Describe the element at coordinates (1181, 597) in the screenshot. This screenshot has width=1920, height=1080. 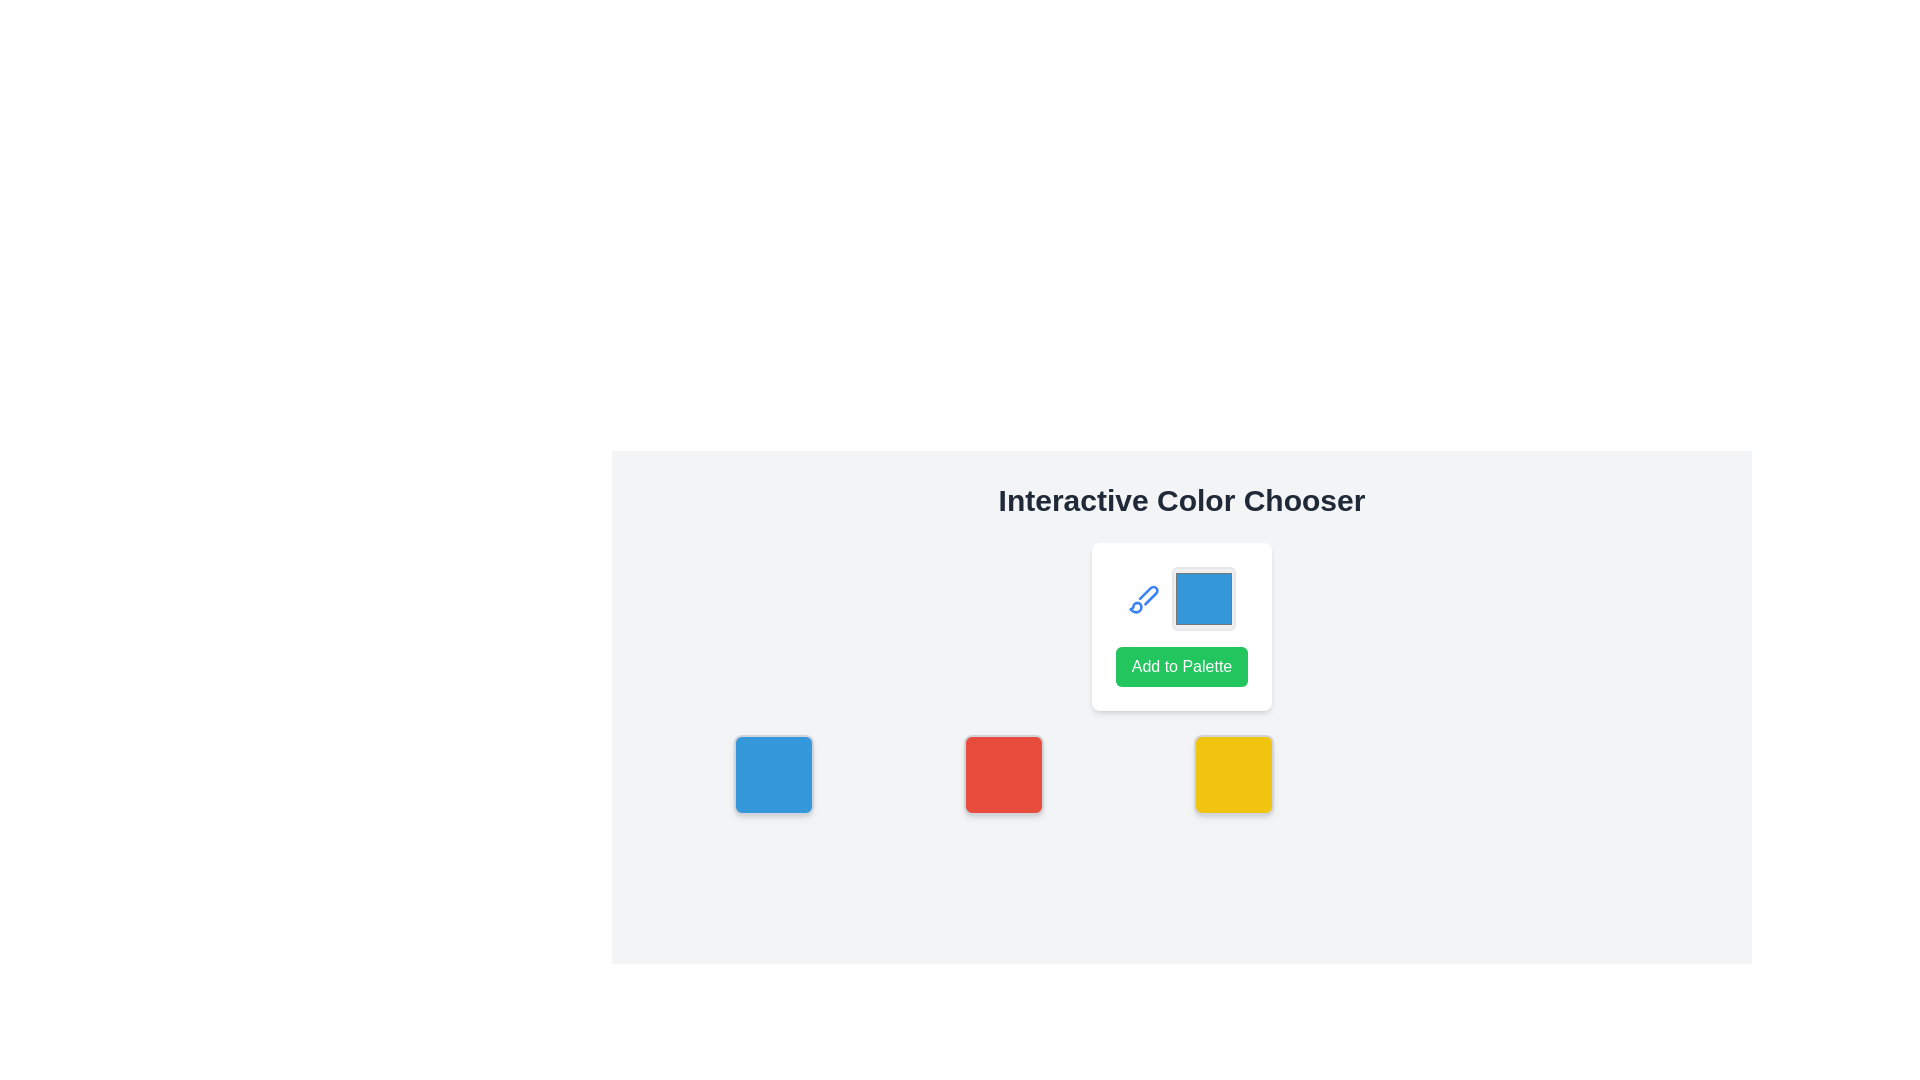
I see `the interactive color picker button that displays the currently selected color (blue)` at that location.